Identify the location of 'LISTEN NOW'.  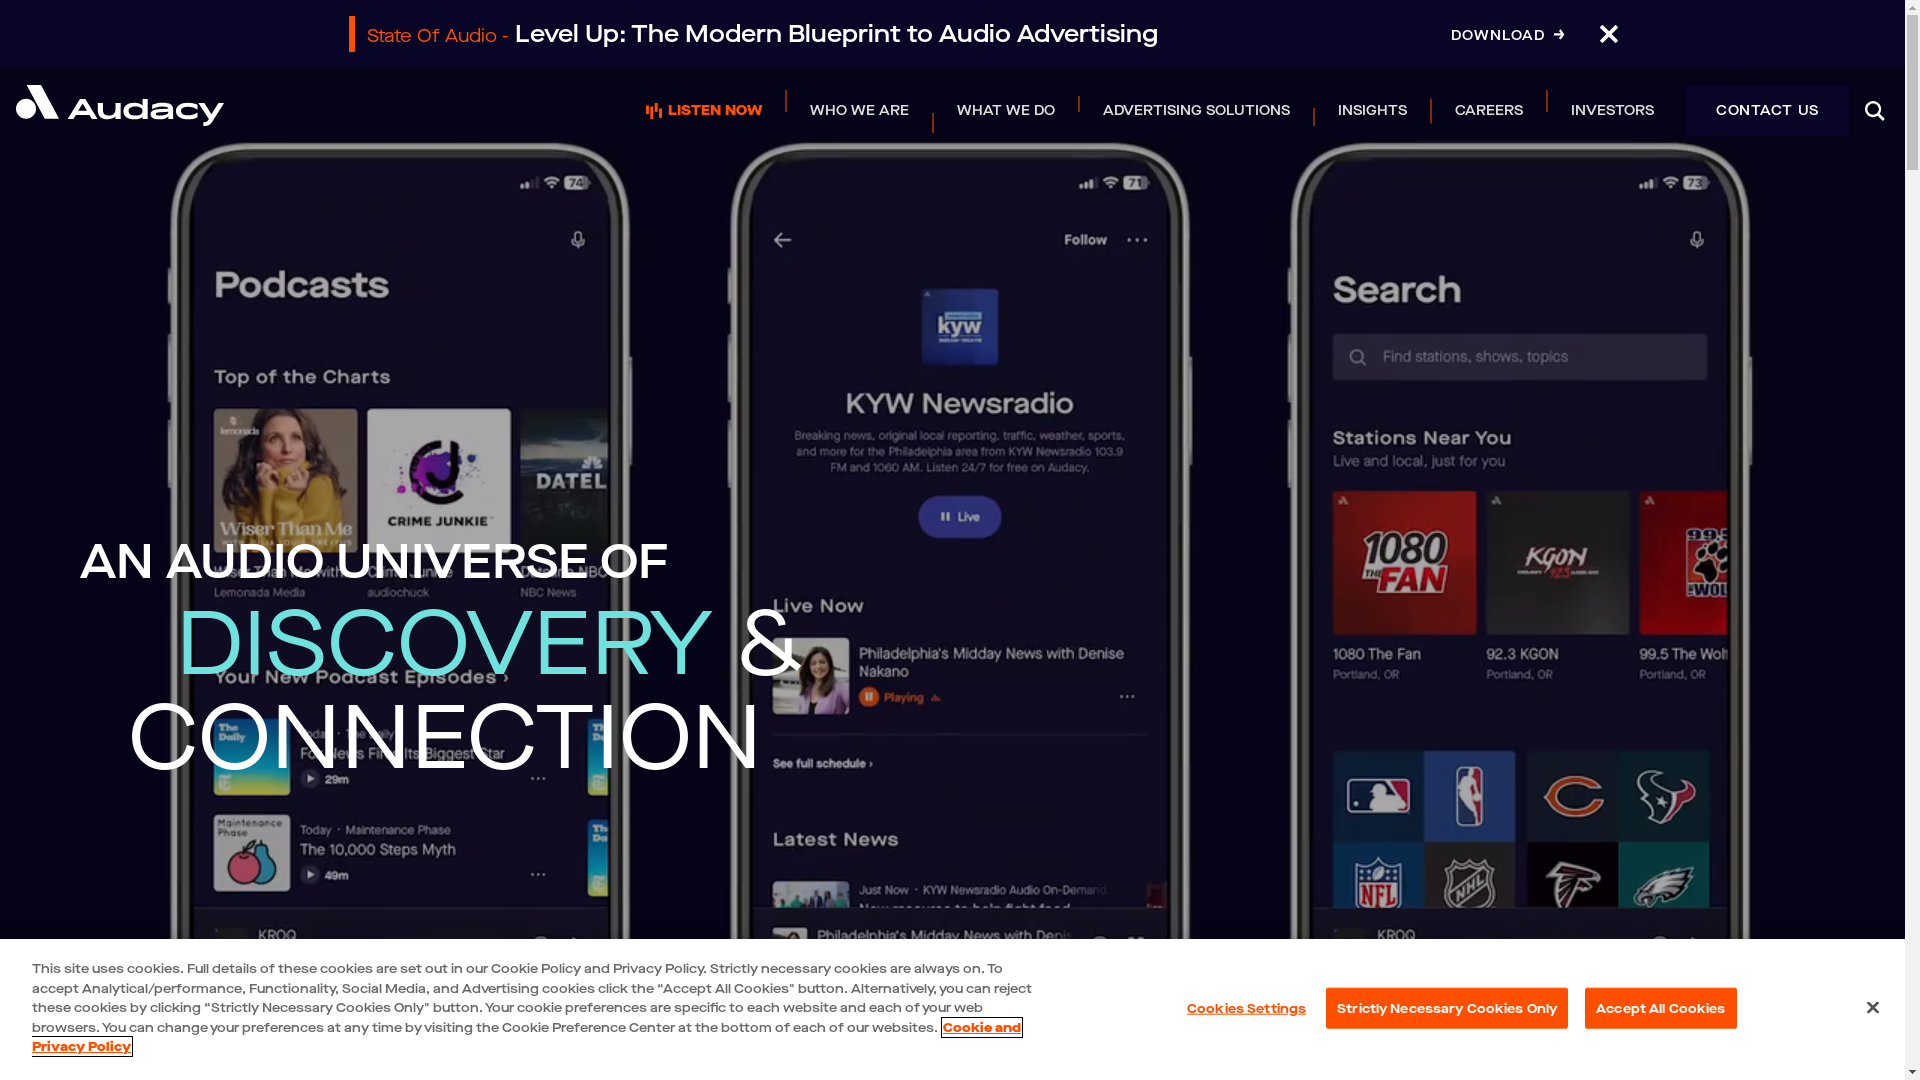
(704, 110).